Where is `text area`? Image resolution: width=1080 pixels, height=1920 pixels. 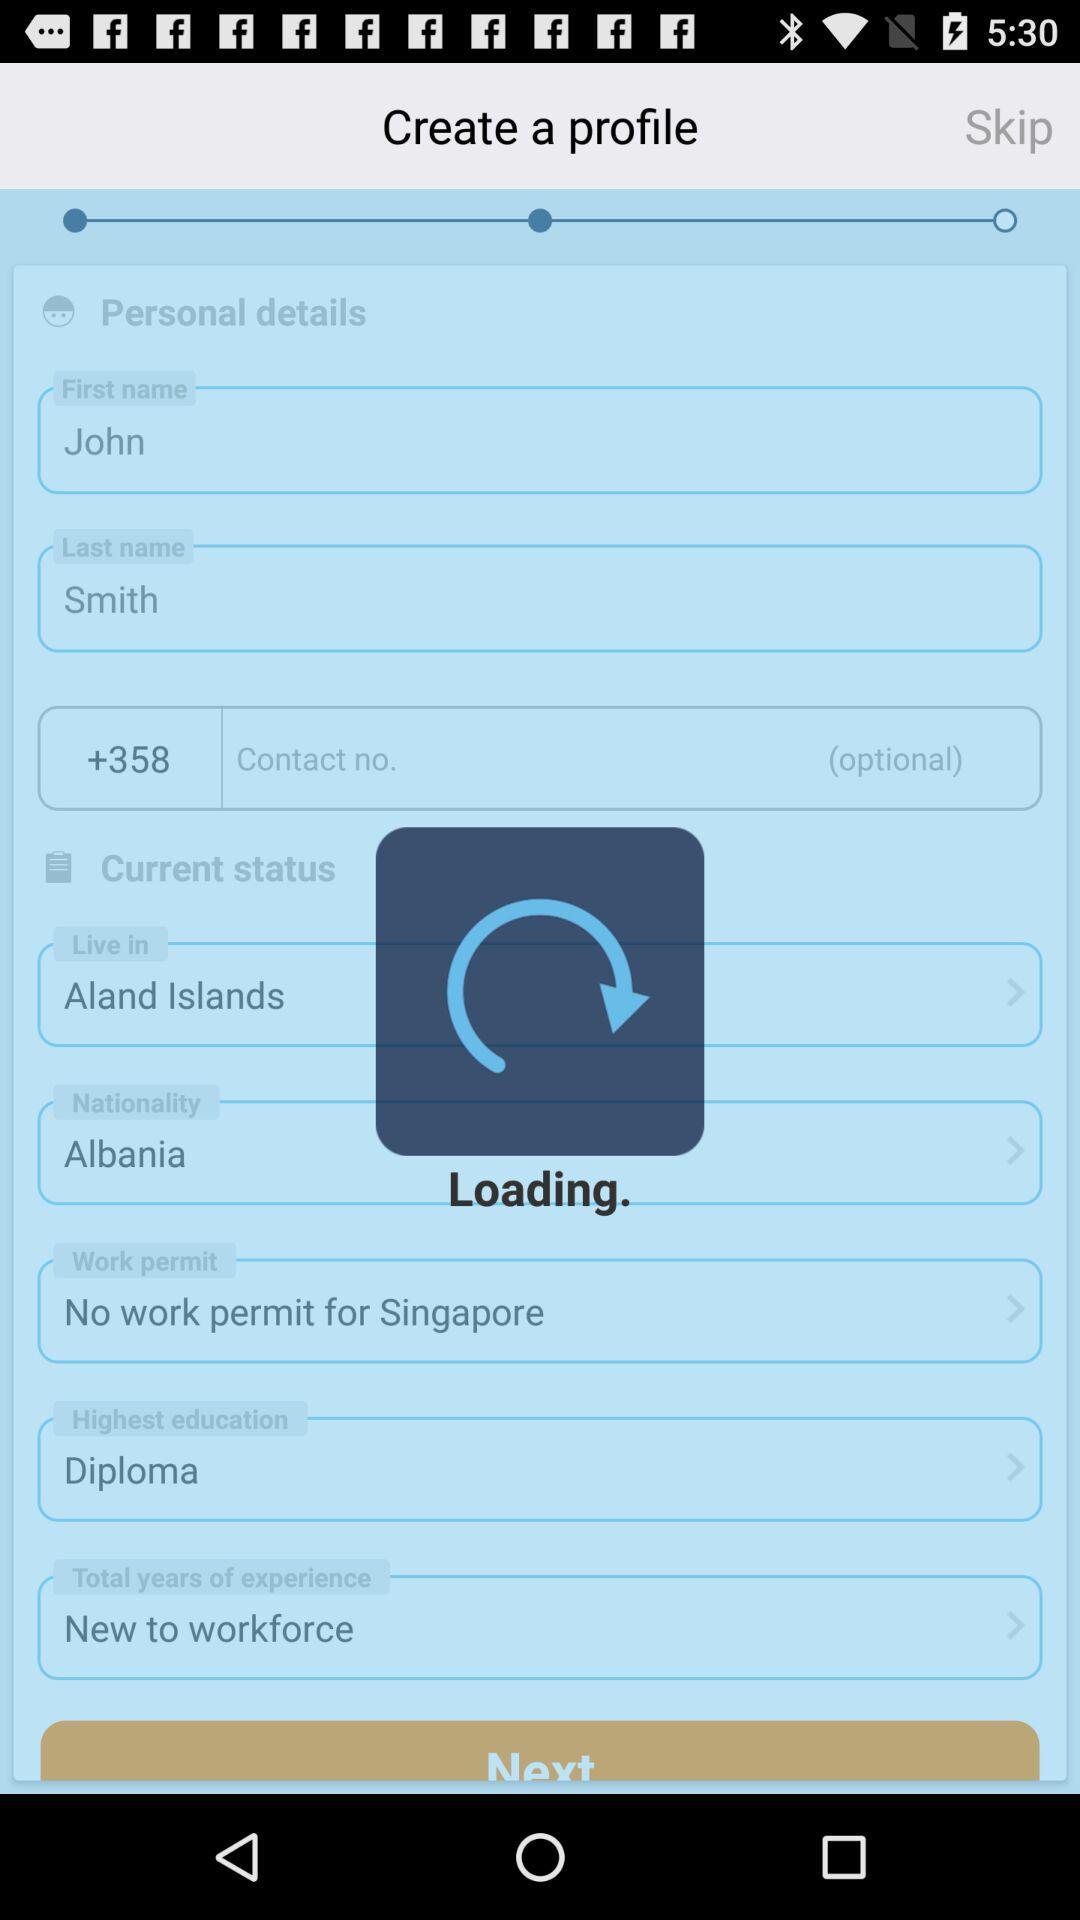 text area is located at coordinates (632, 757).